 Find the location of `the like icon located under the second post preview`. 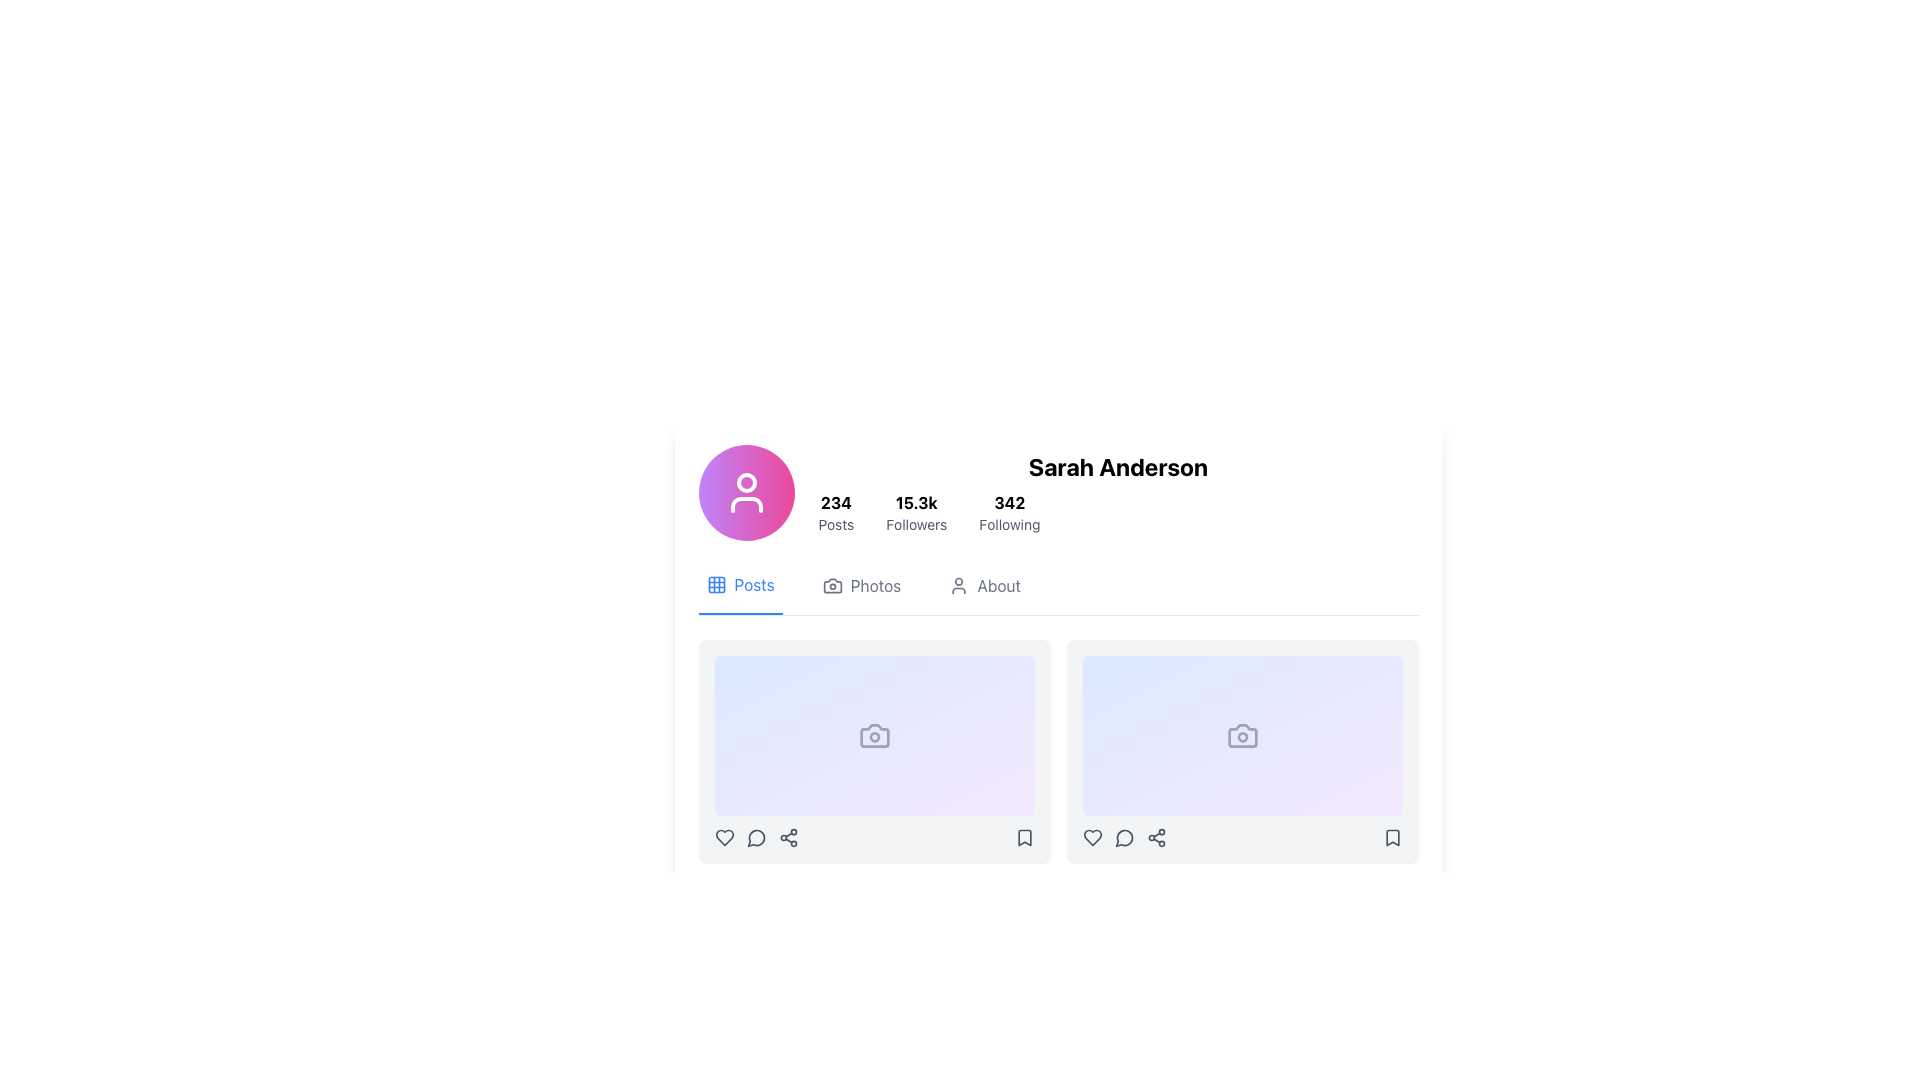

the like icon located under the second post preview is located at coordinates (1091, 837).